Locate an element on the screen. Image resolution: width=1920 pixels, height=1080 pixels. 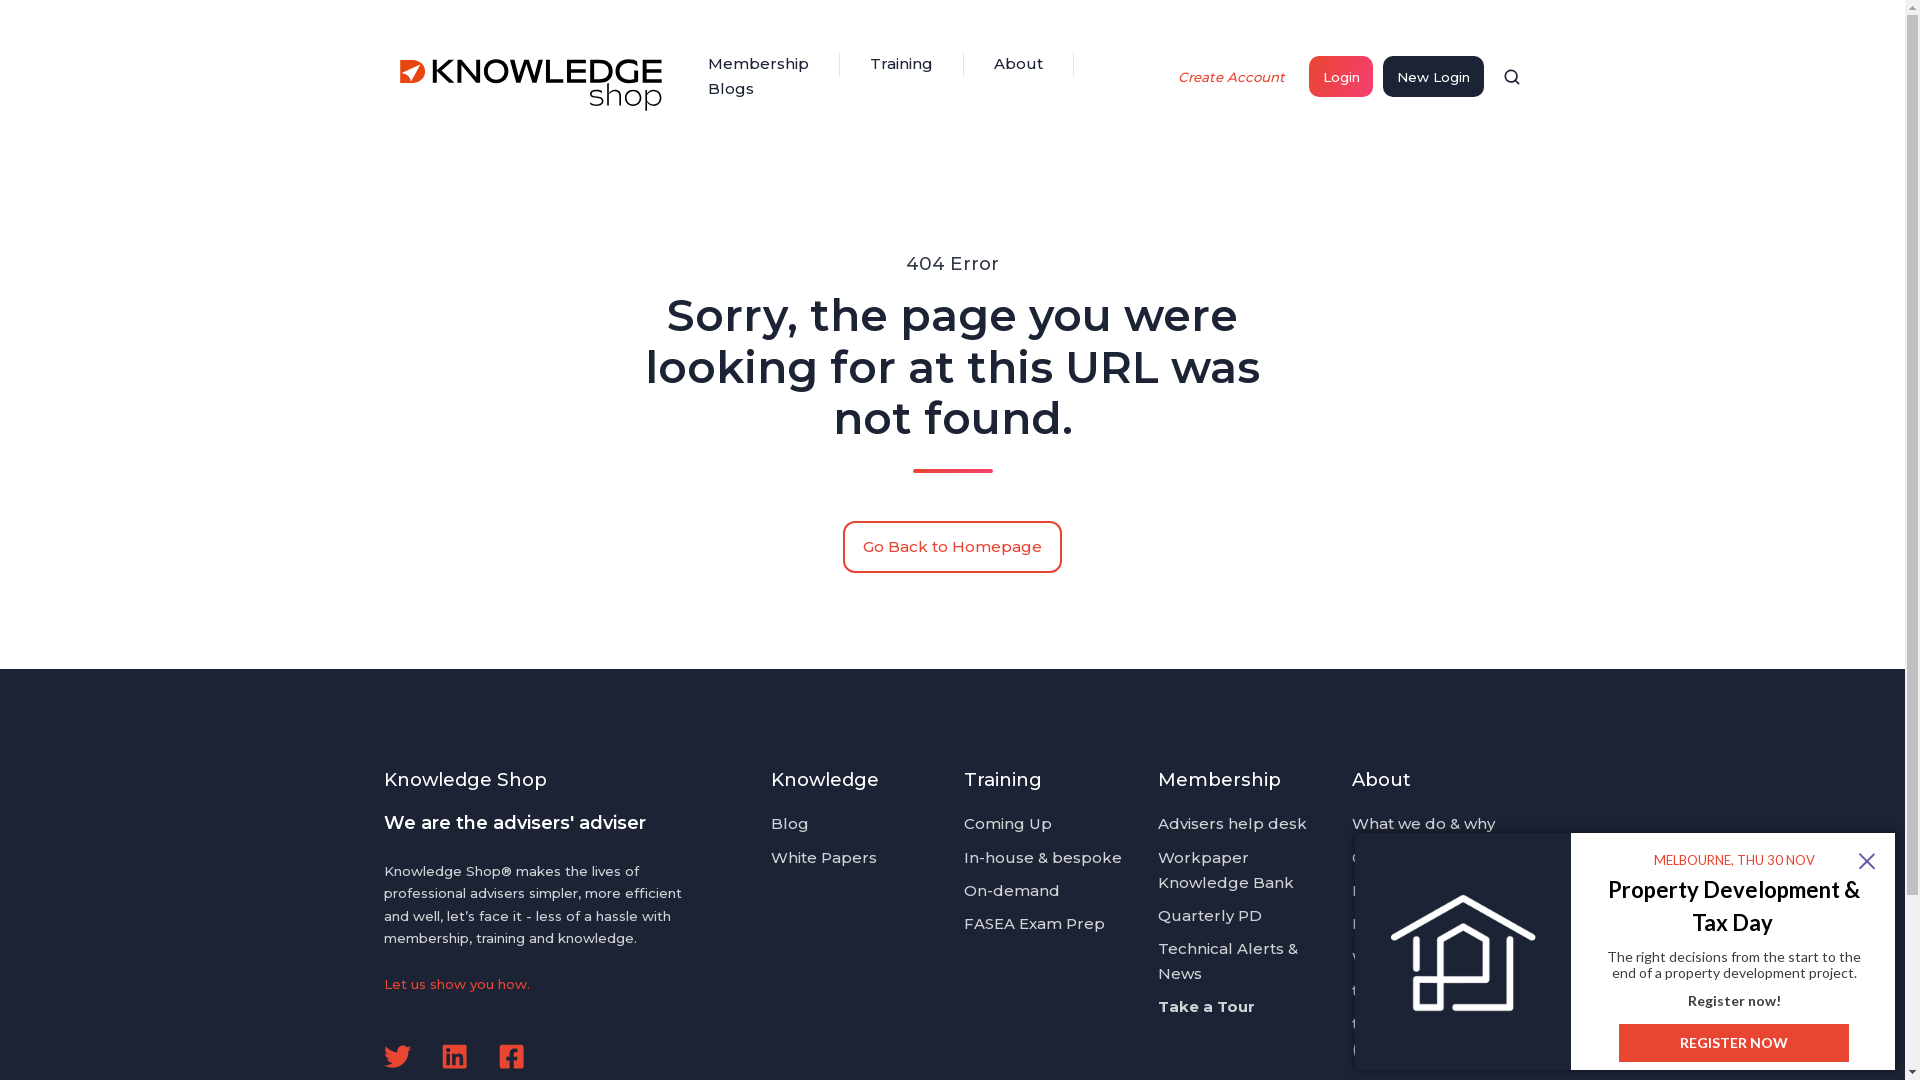
'Knowledge' is located at coordinates (825, 778).